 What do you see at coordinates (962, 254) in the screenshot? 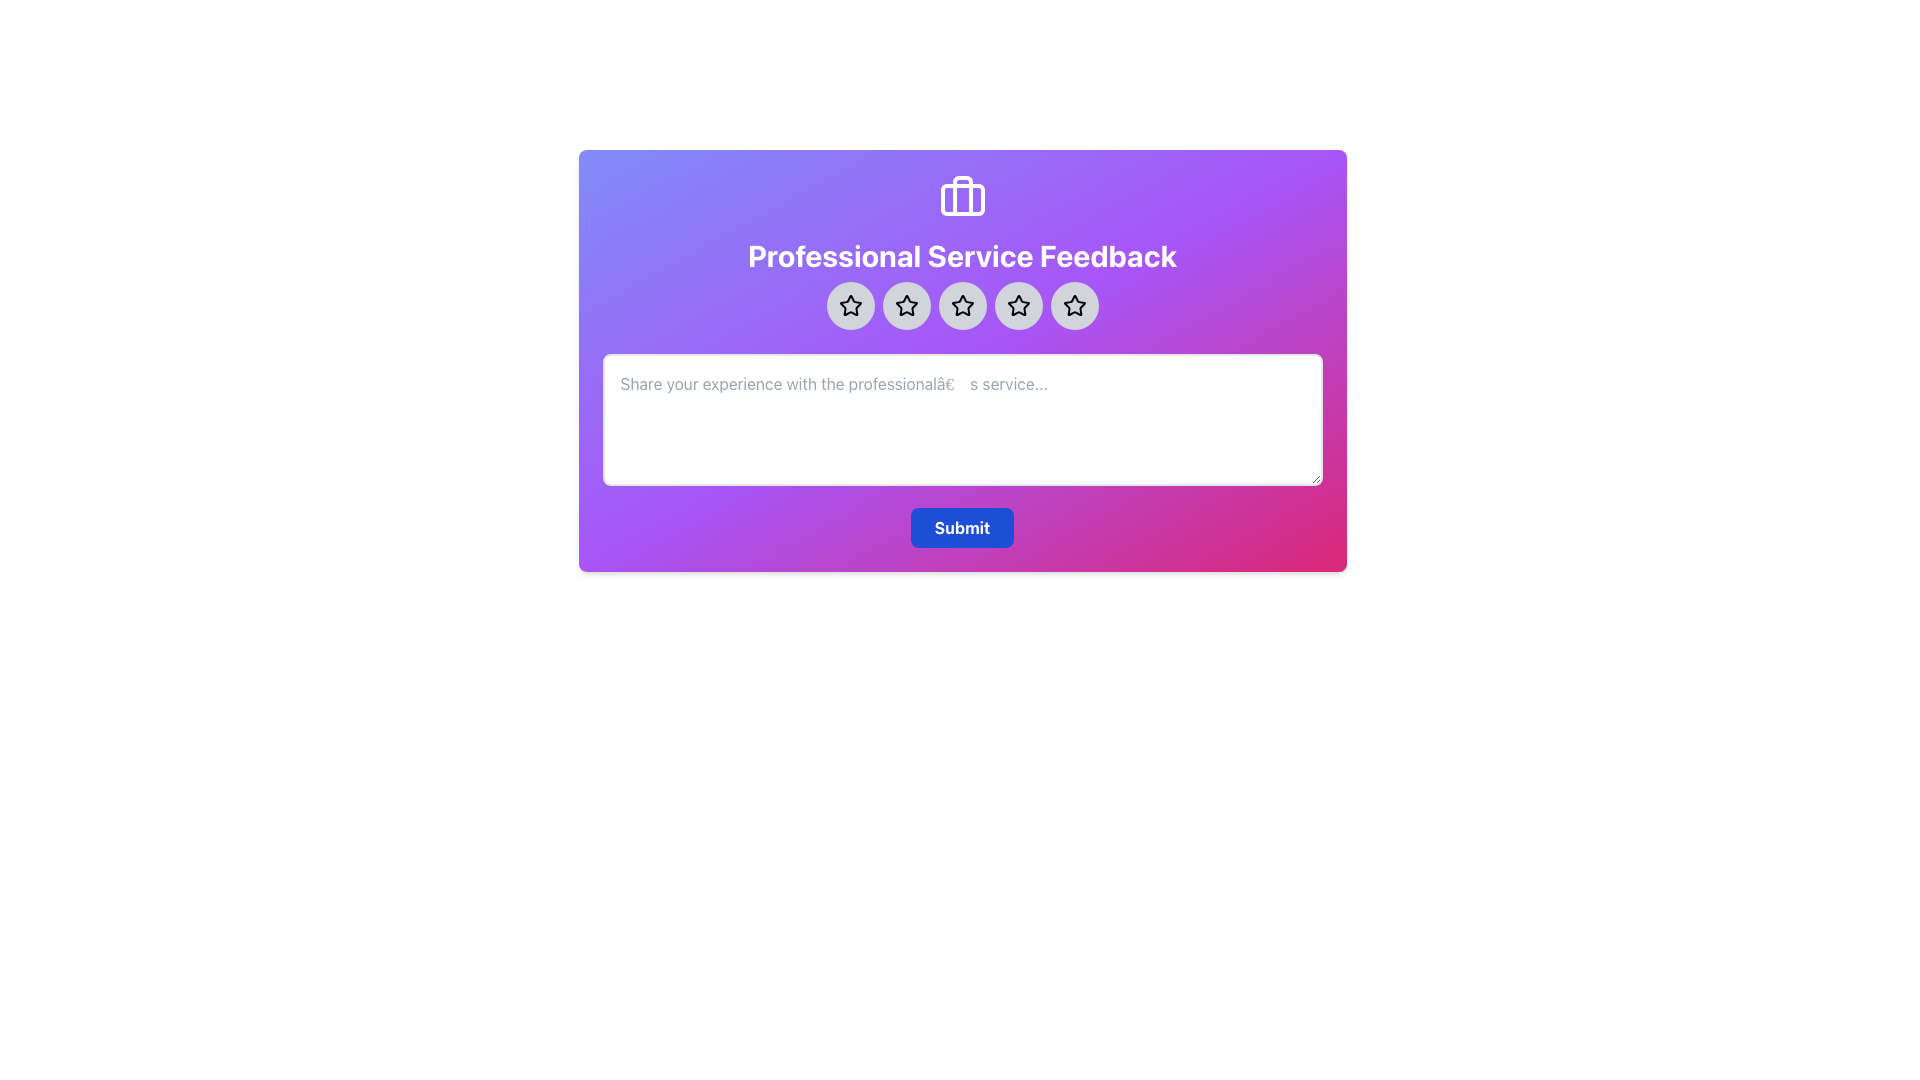
I see `the Text Header that introduces the 'Professional Service Feedback' section, positioned centrally at the top of the interface, between a briefcase icon and a row of rating stars` at bounding box center [962, 254].